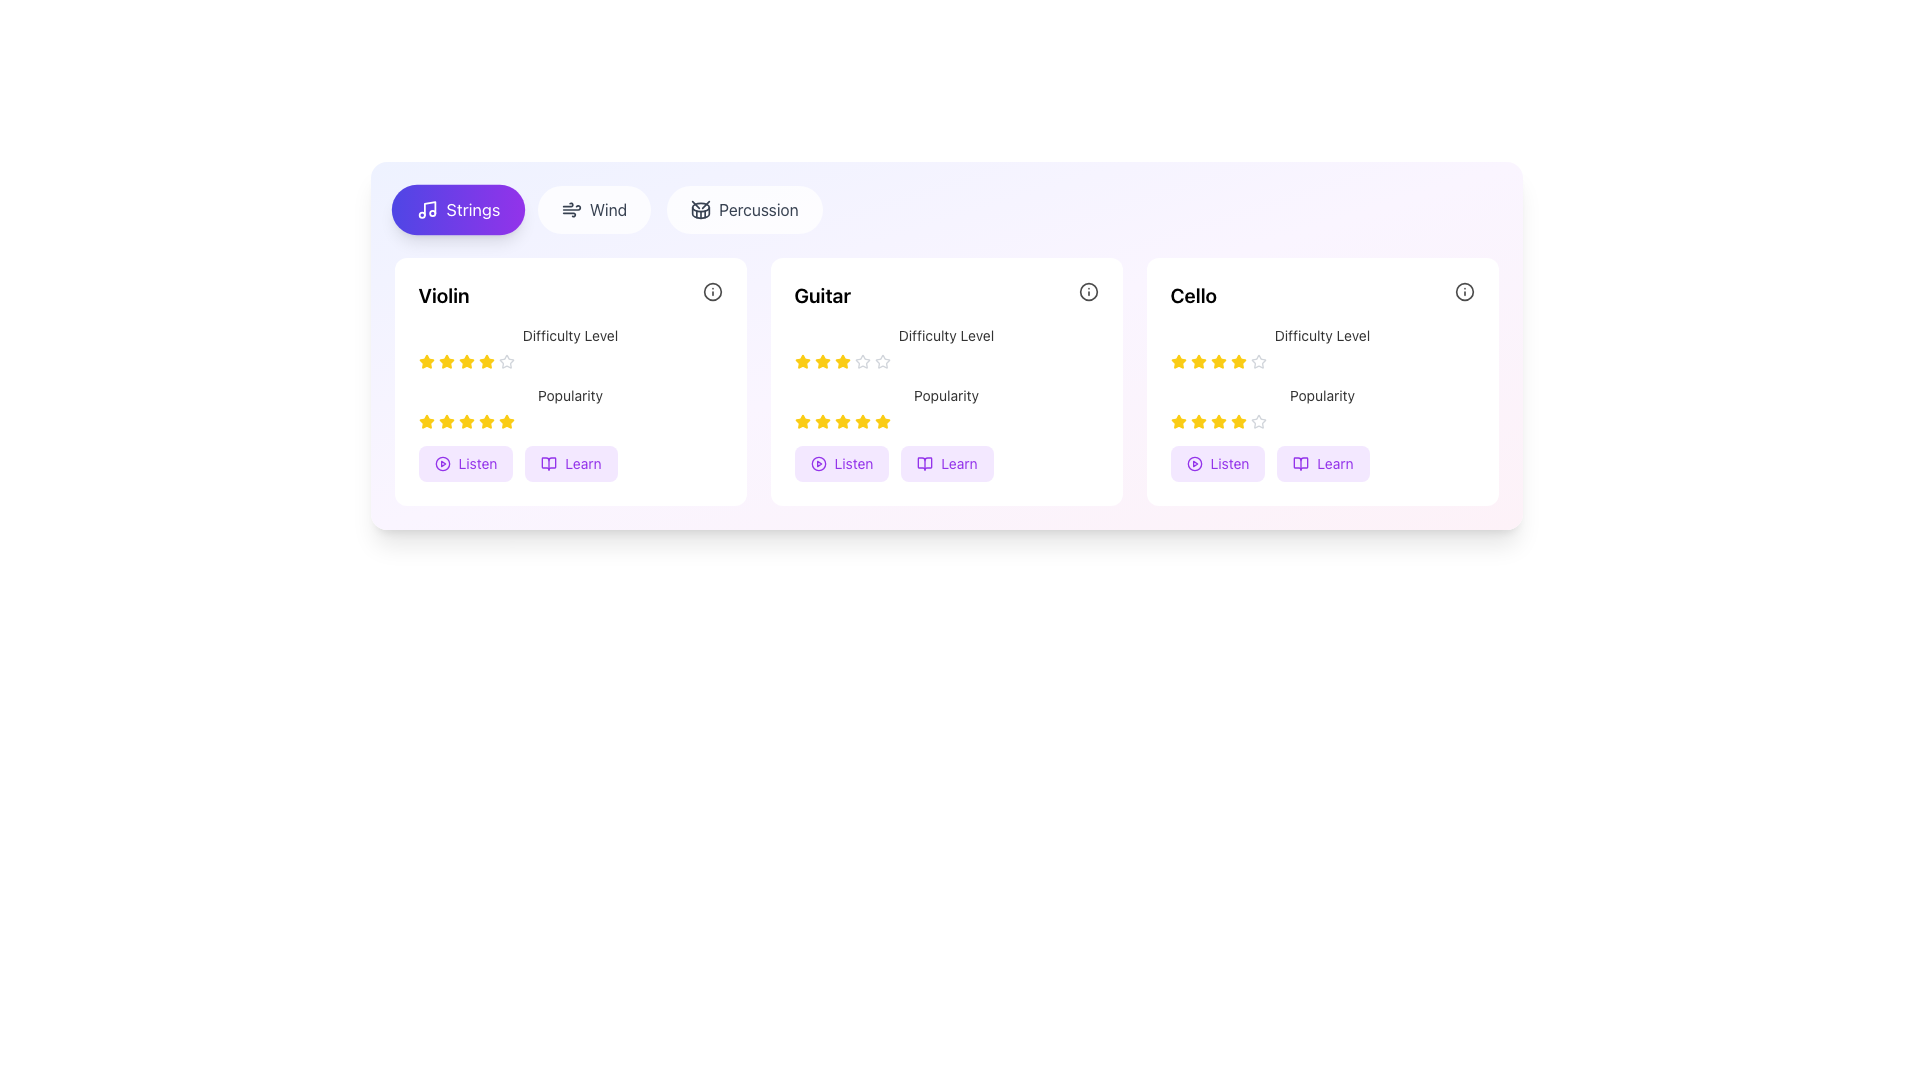 This screenshot has height=1080, width=1920. Describe the element at coordinates (425, 362) in the screenshot. I see `the first yellow star icon in the 'Difficulty Level' section of the 'Violin' card to interact with the rating` at that location.